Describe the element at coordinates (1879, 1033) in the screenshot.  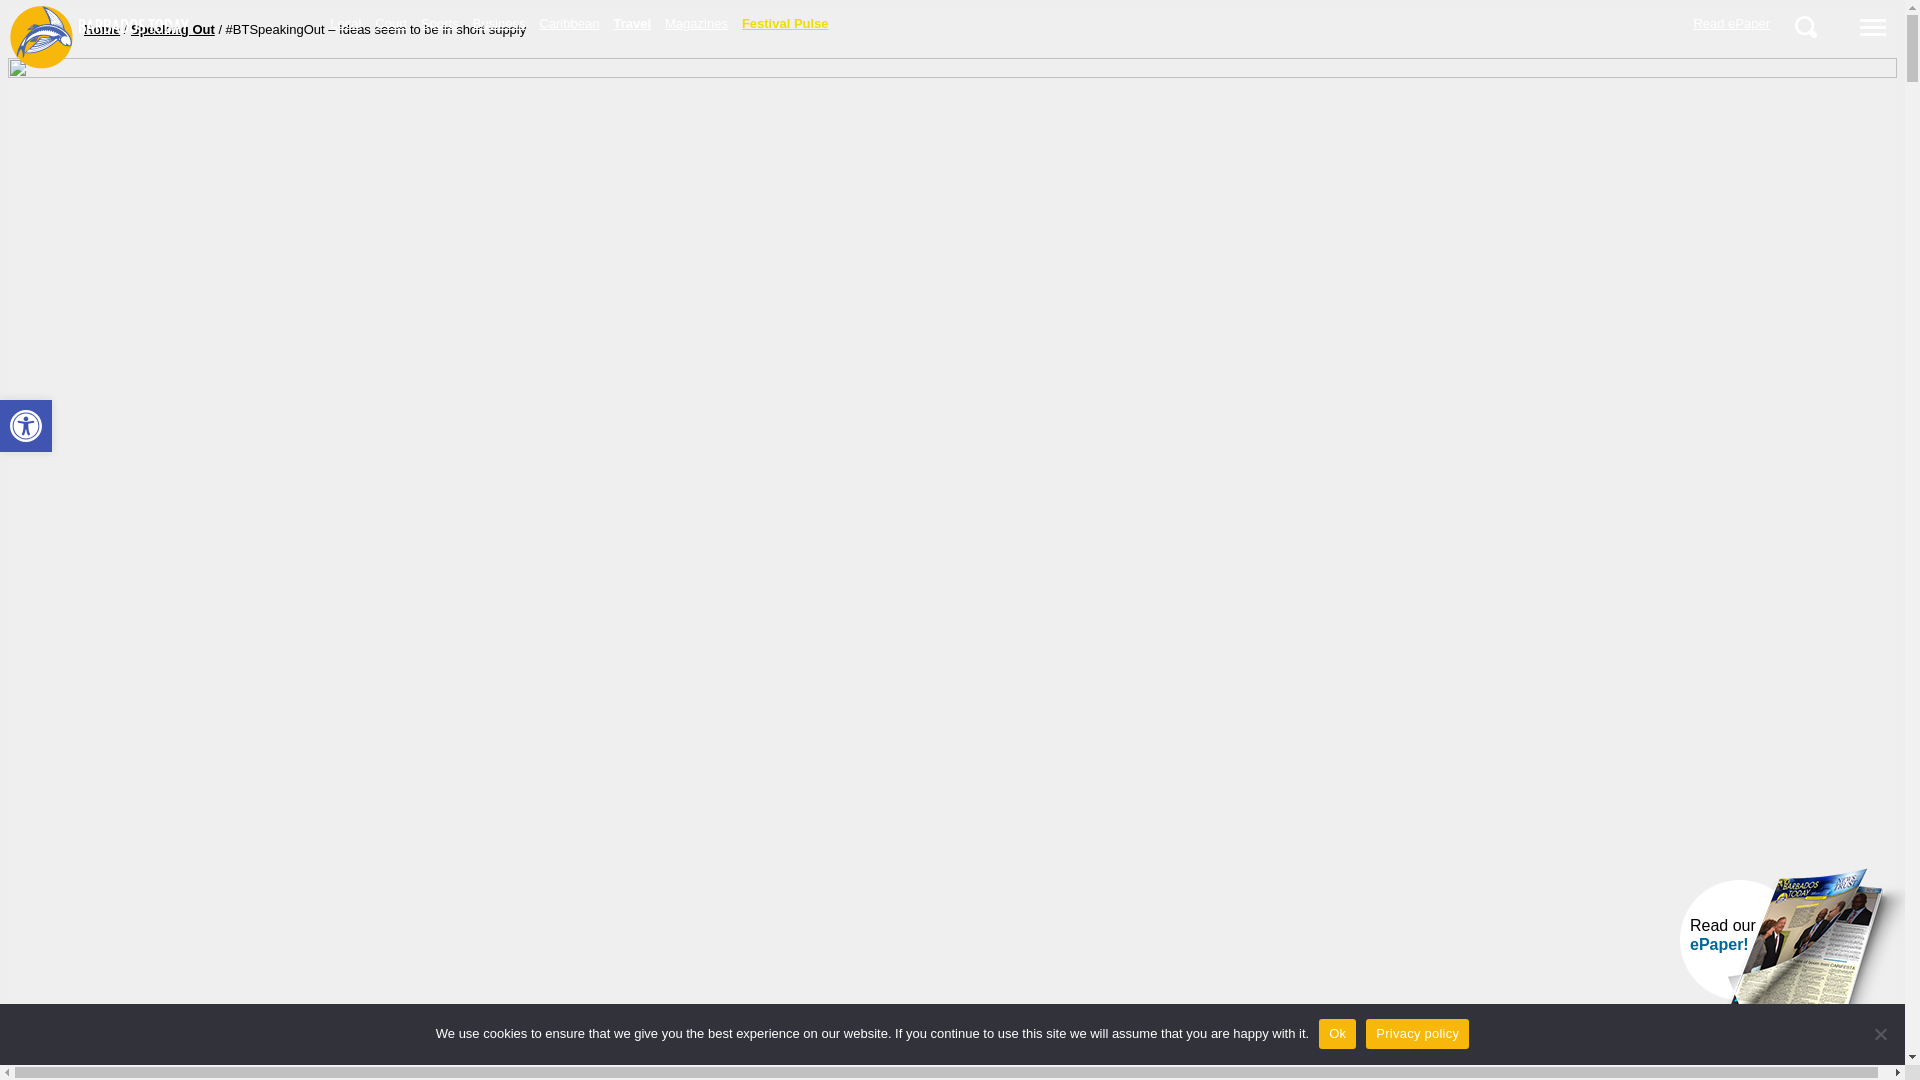
I see `'No'` at that location.